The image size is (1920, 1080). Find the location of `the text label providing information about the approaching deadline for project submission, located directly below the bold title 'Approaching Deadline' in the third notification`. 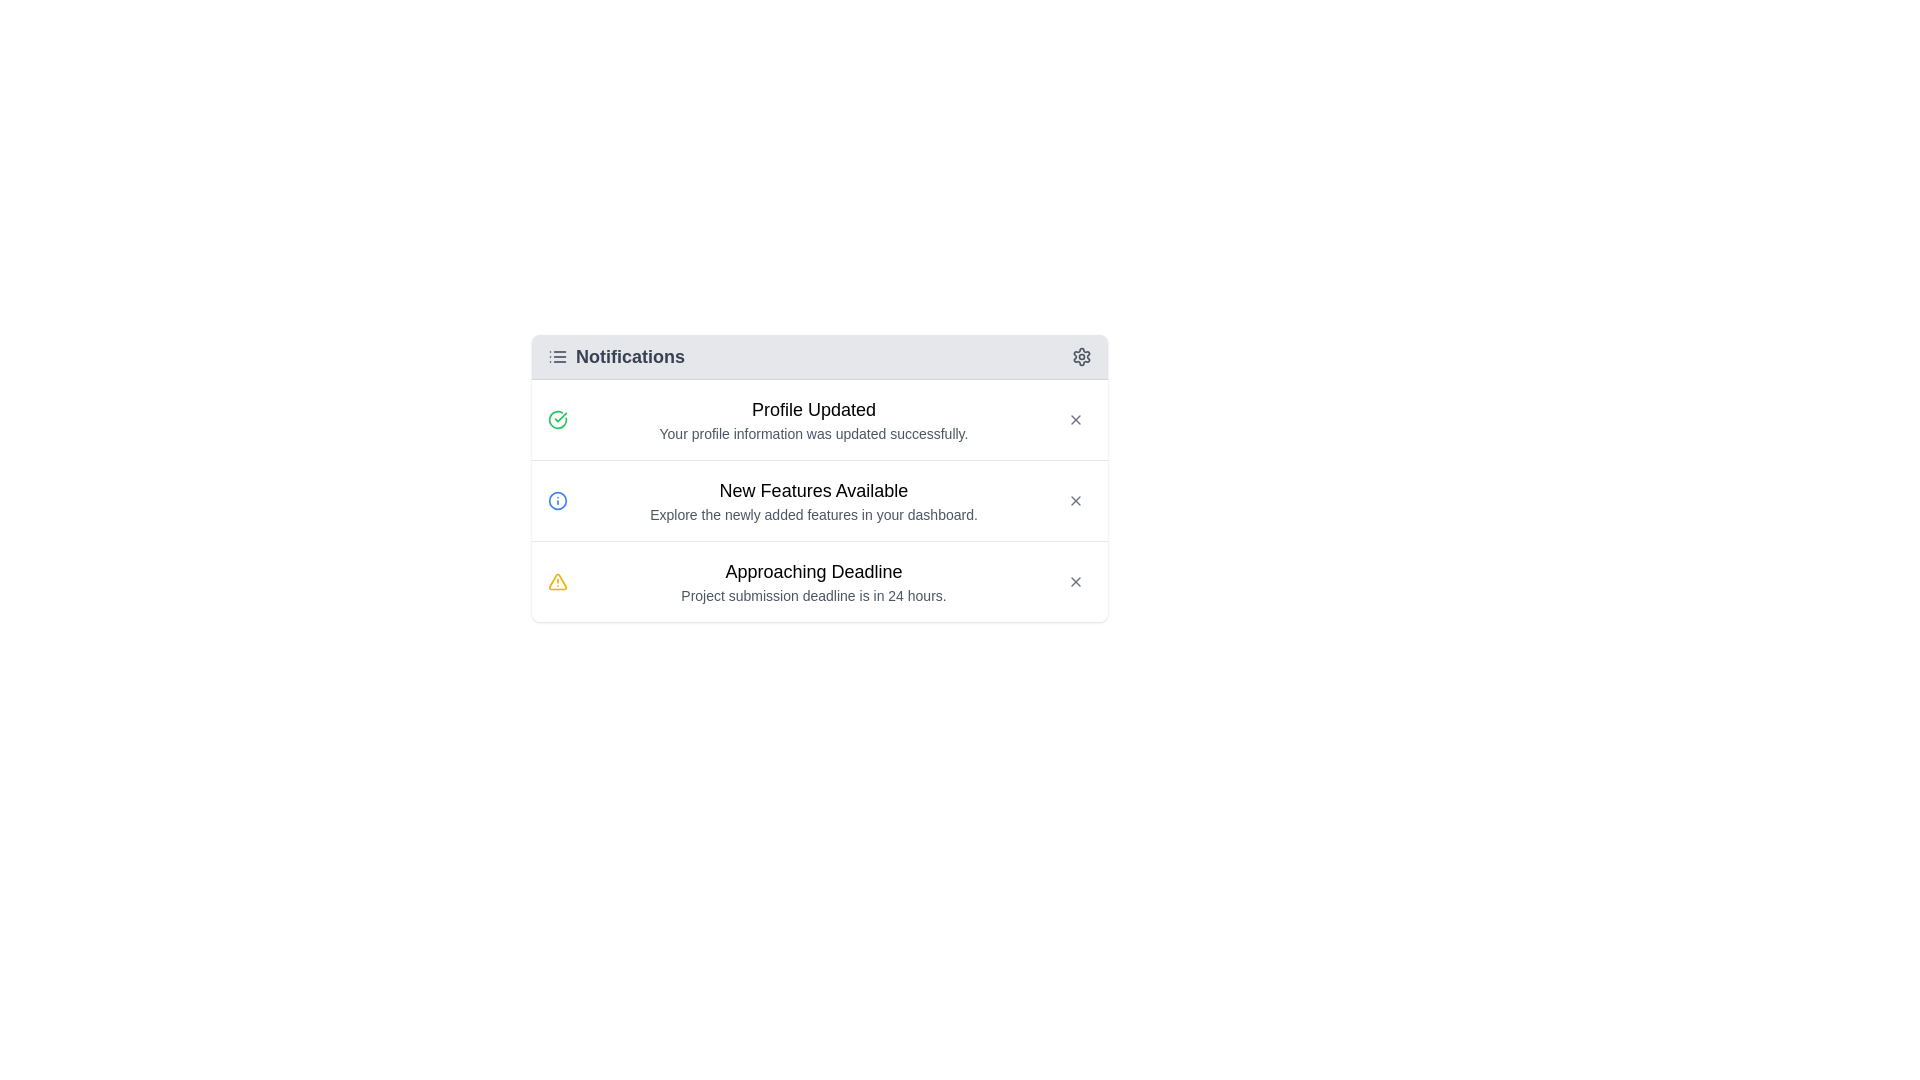

the text label providing information about the approaching deadline for project submission, located directly below the bold title 'Approaching Deadline' in the third notification is located at coordinates (814, 595).